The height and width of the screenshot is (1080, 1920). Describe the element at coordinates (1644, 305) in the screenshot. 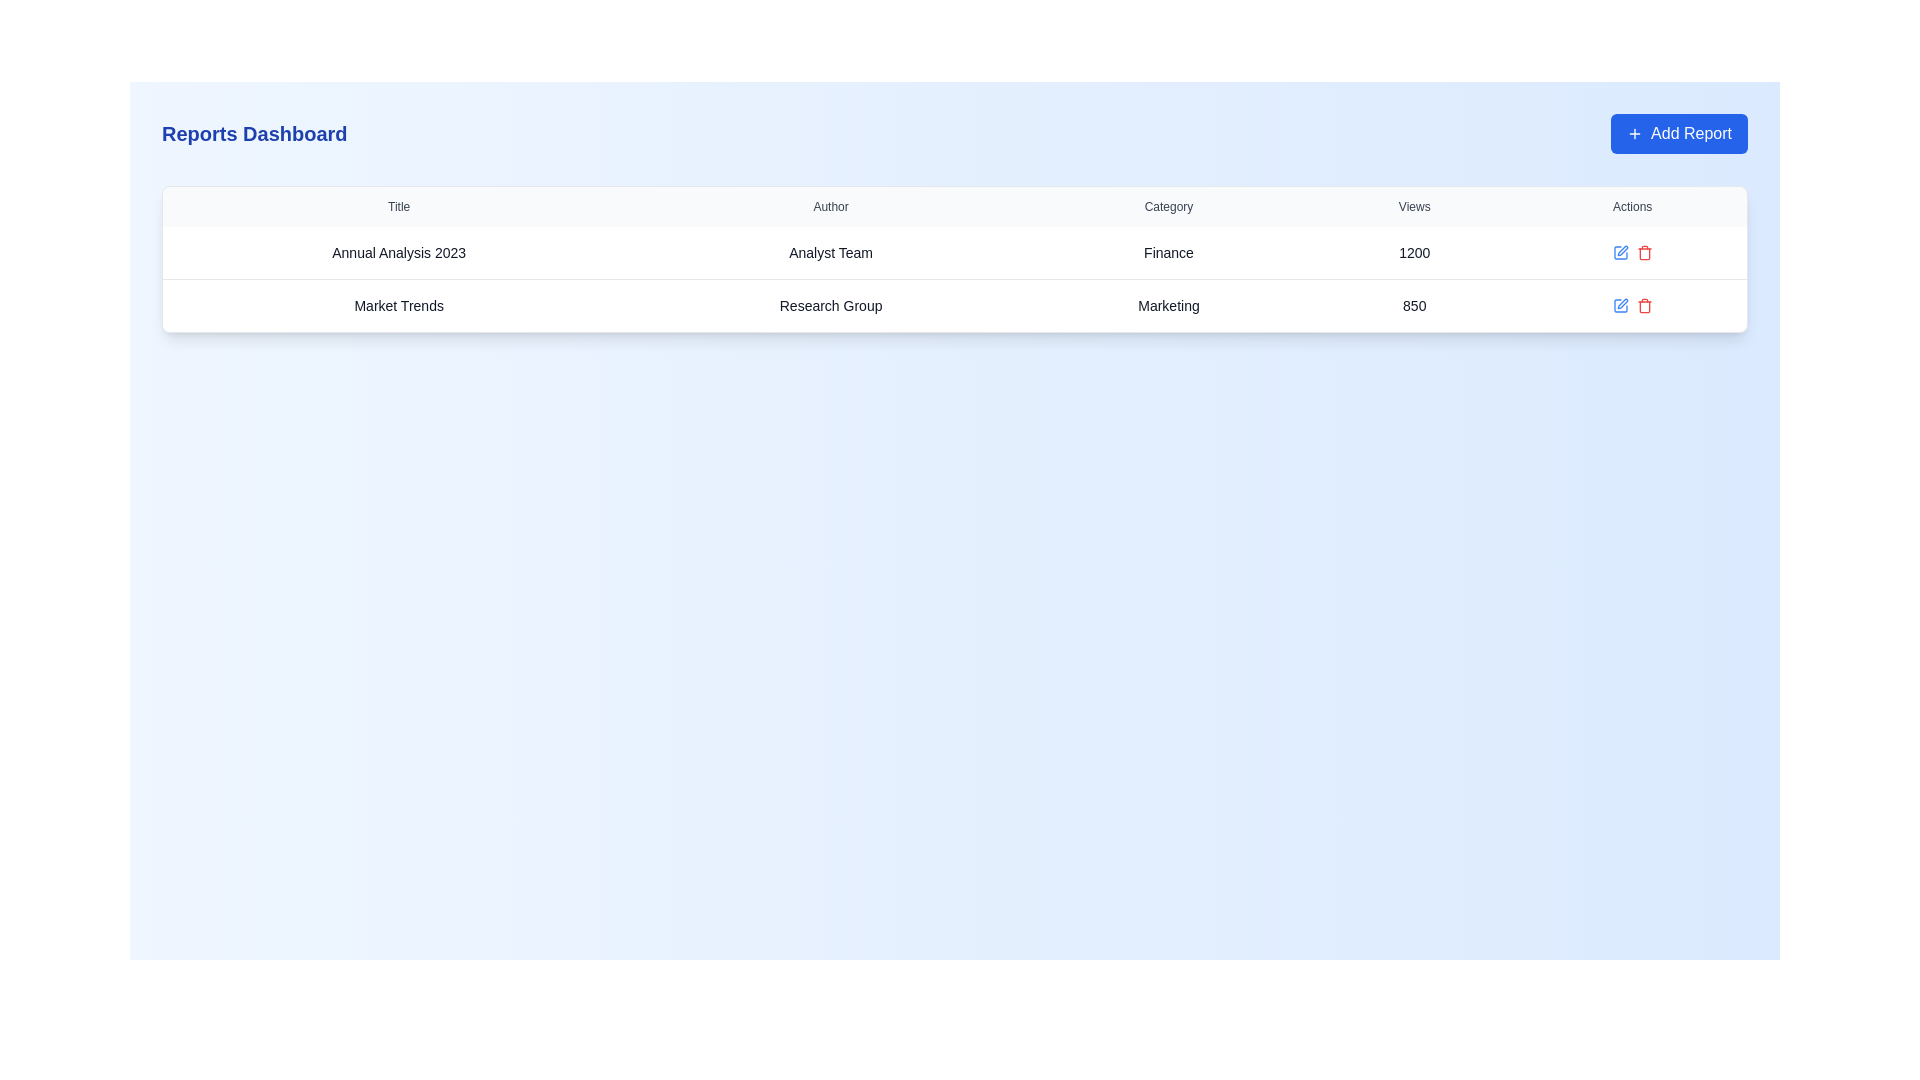

I see `the second icon in the actions column of the table` at that location.